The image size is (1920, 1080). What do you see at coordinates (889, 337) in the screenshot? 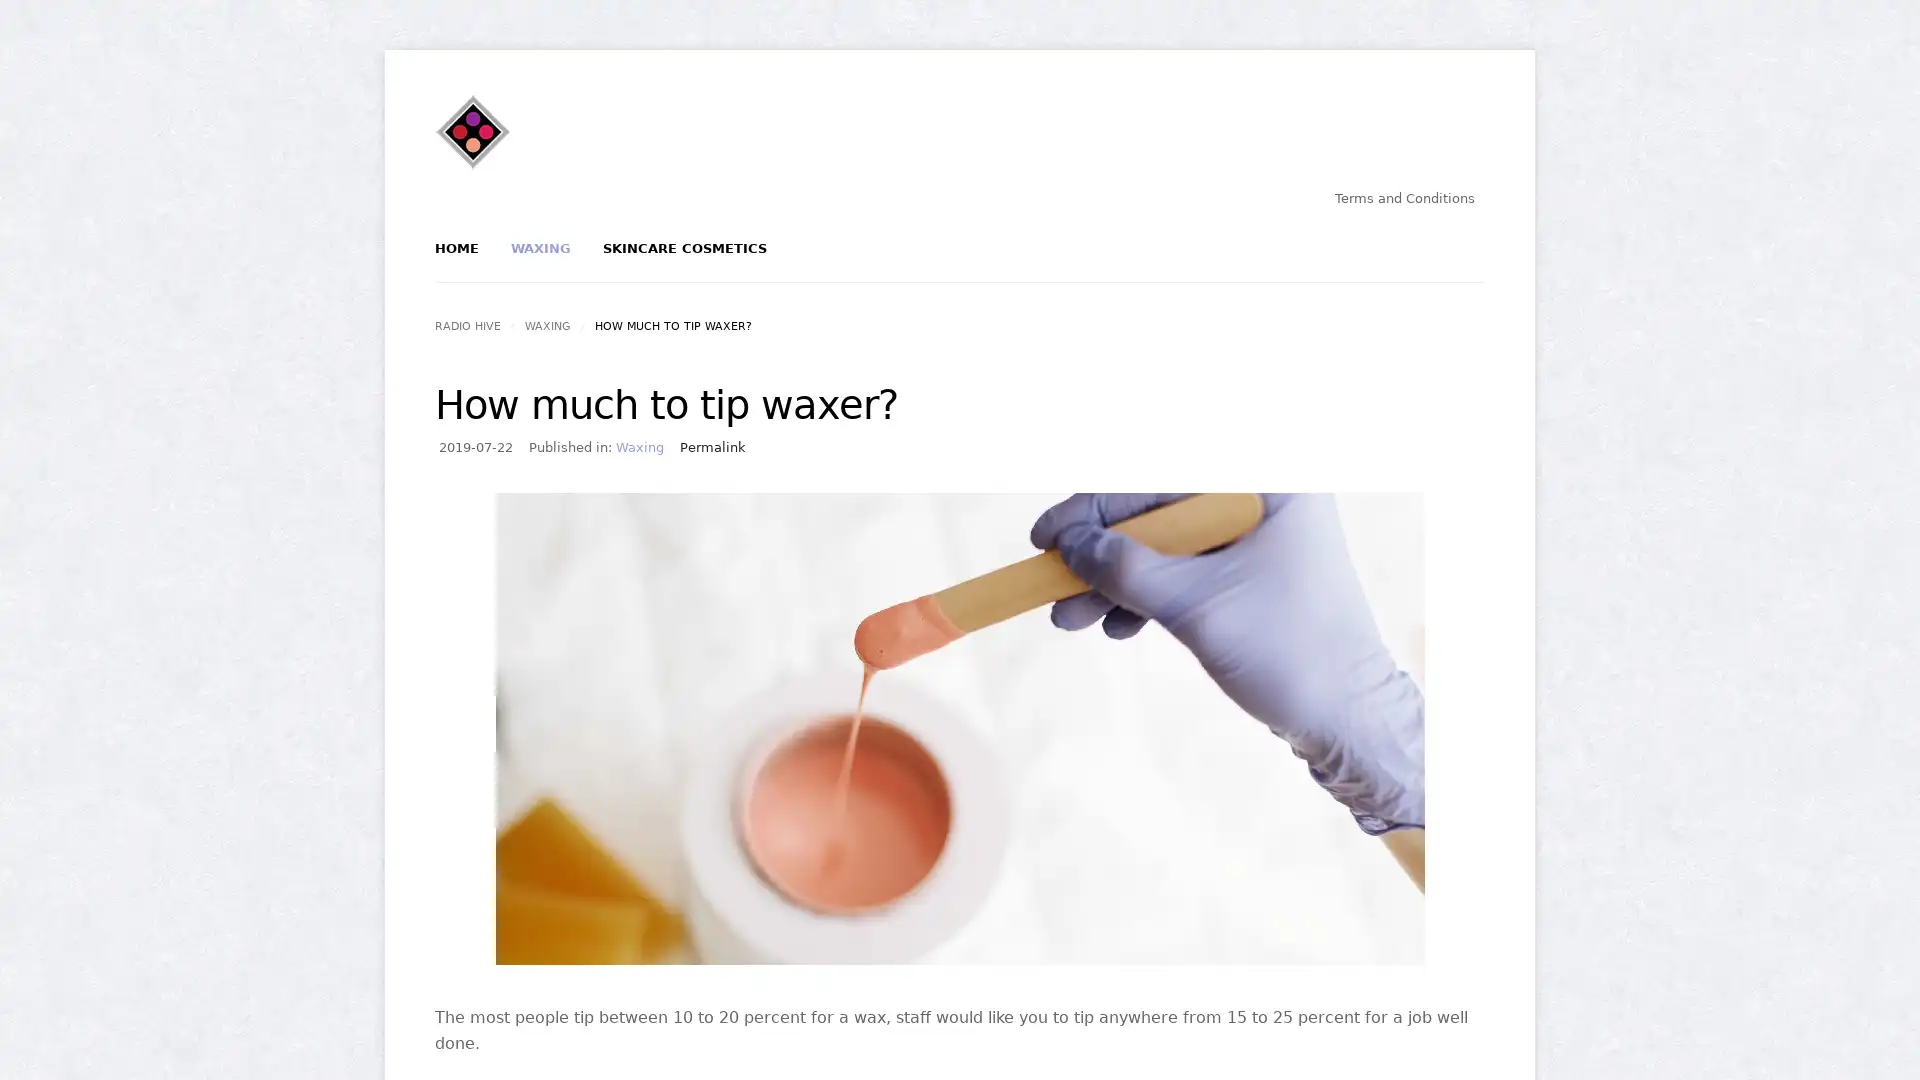
I see `Log In` at bounding box center [889, 337].